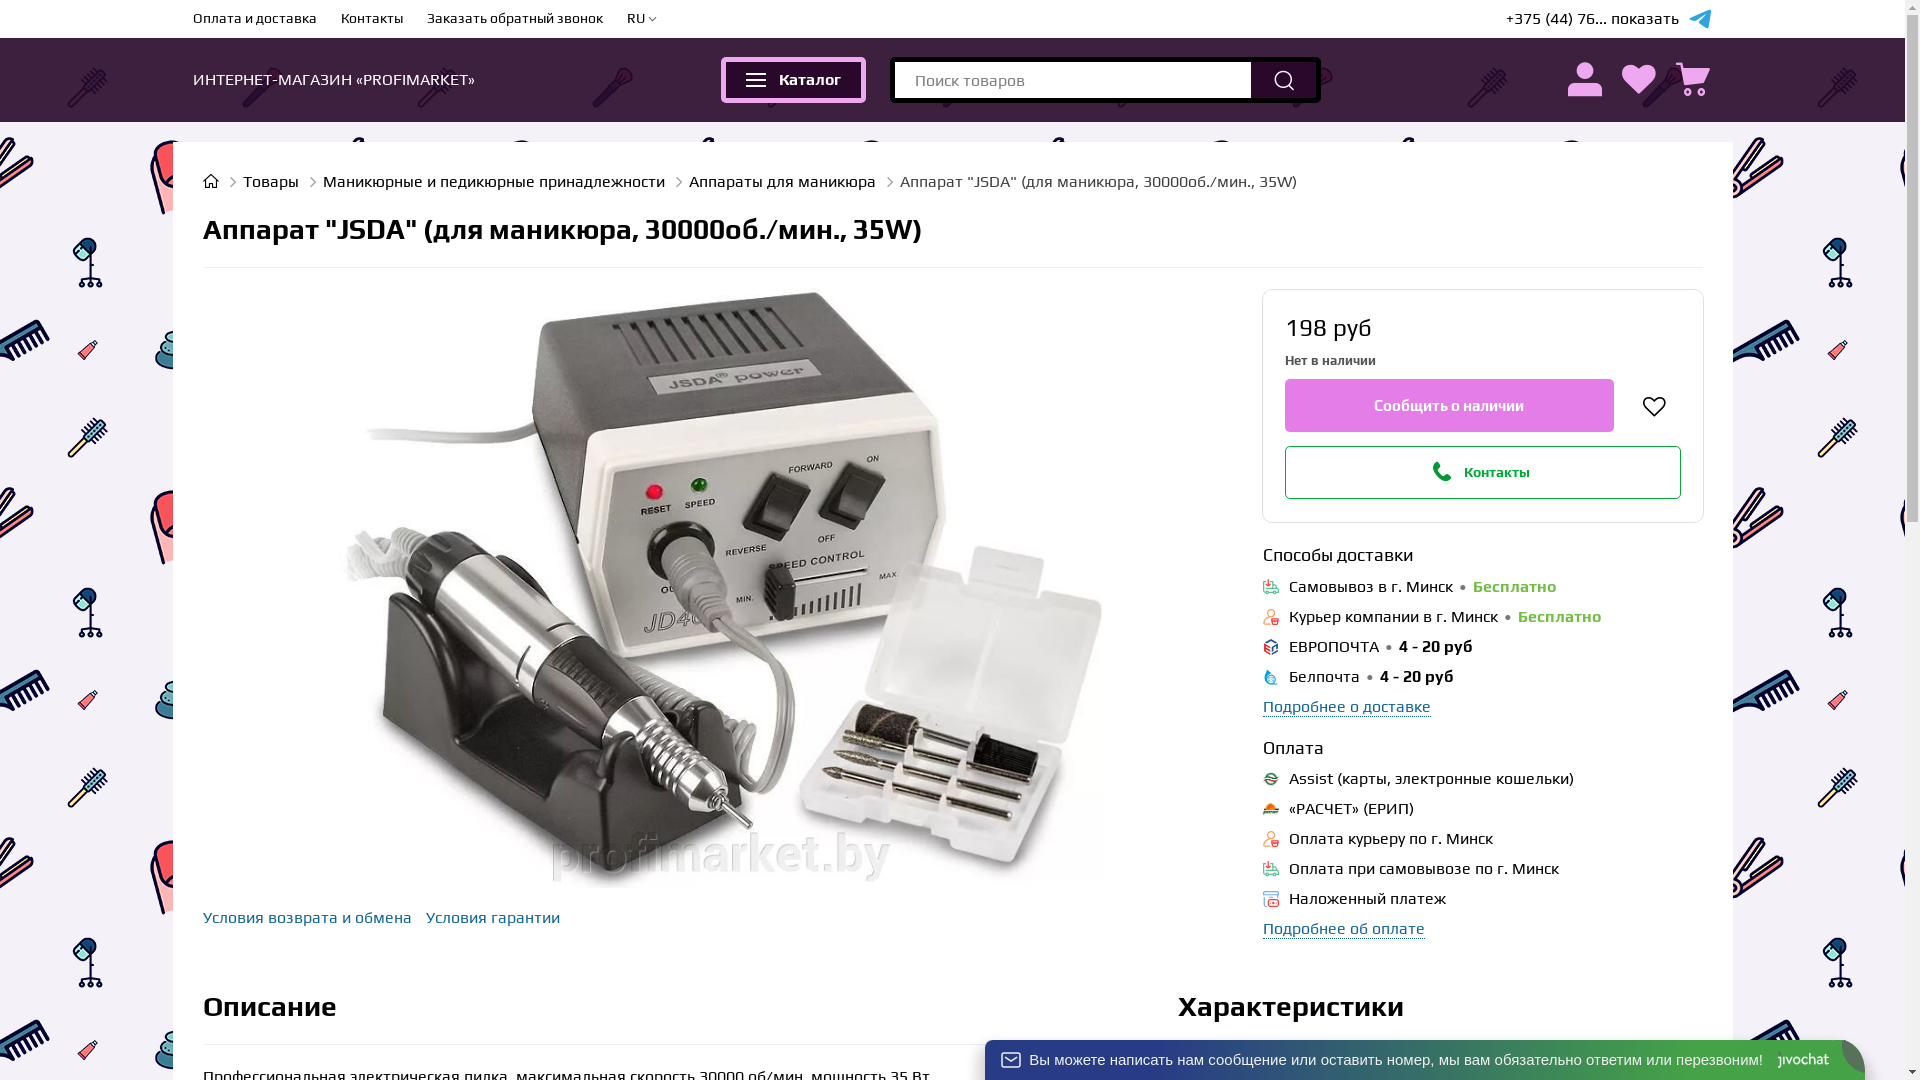 The image size is (1920, 1080). What do you see at coordinates (641, 19) in the screenshot?
I see `'RU'` at bounding box center [641, 19].